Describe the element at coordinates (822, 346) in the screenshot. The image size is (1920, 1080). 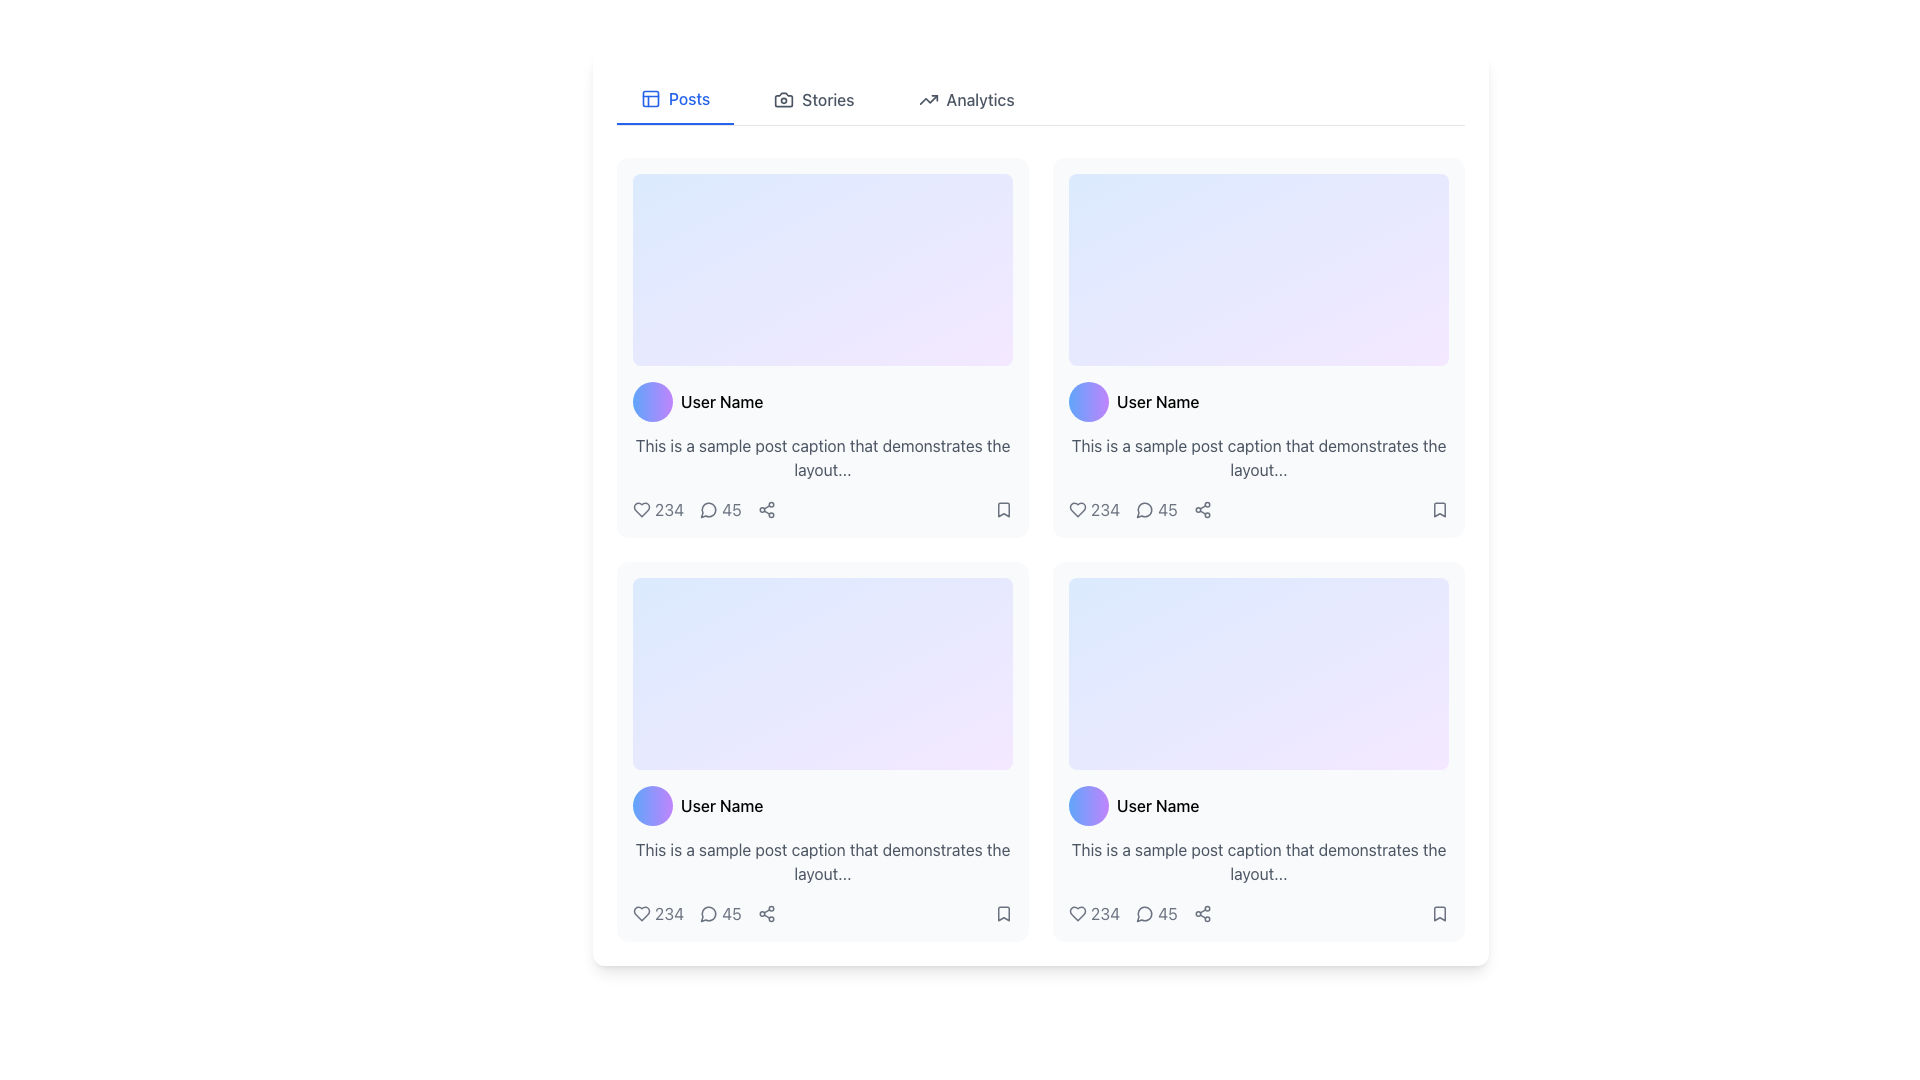
I see `the first card in the two-column grid layout, which features a gradient background, a circular profile picture, and user details including 'User Name' and a sample post caption` at that location.